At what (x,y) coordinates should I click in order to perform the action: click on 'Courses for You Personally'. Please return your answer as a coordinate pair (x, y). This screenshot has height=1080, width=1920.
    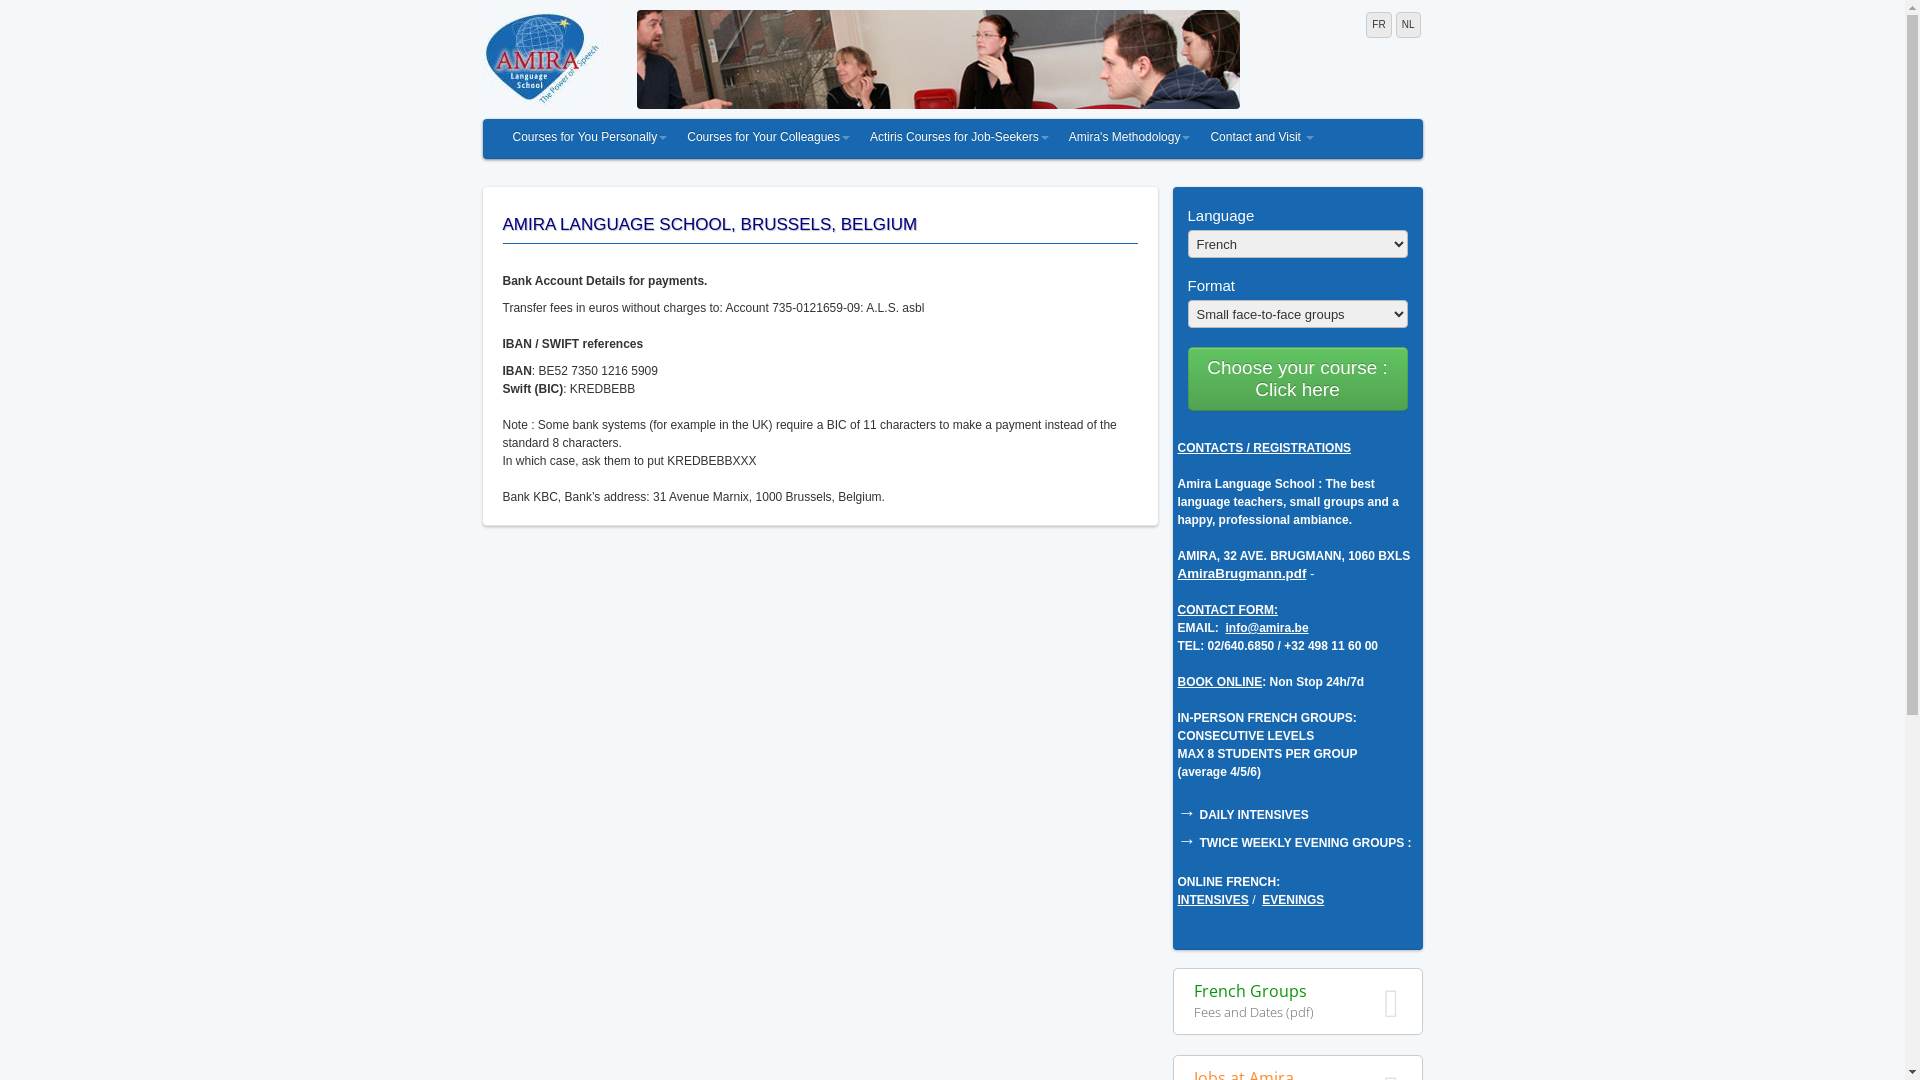
    Looking at the image, I should click on (588, 137).